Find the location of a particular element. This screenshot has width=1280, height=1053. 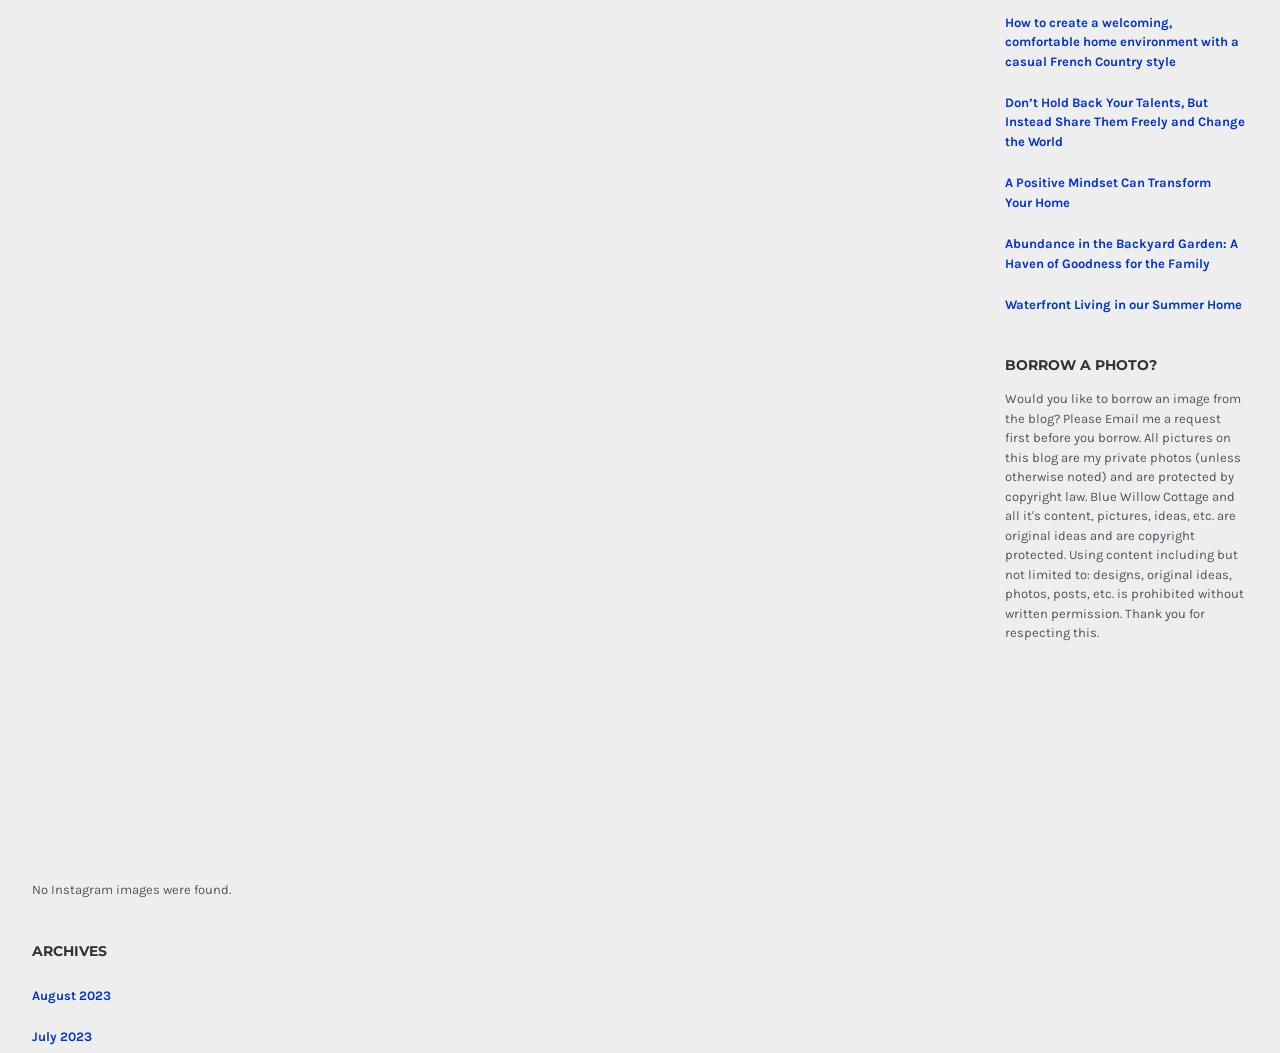

'Don’t Hold Back Your Talents, But Instead Share Them Freely and Change the World' is located at coordinates (1004, 120).